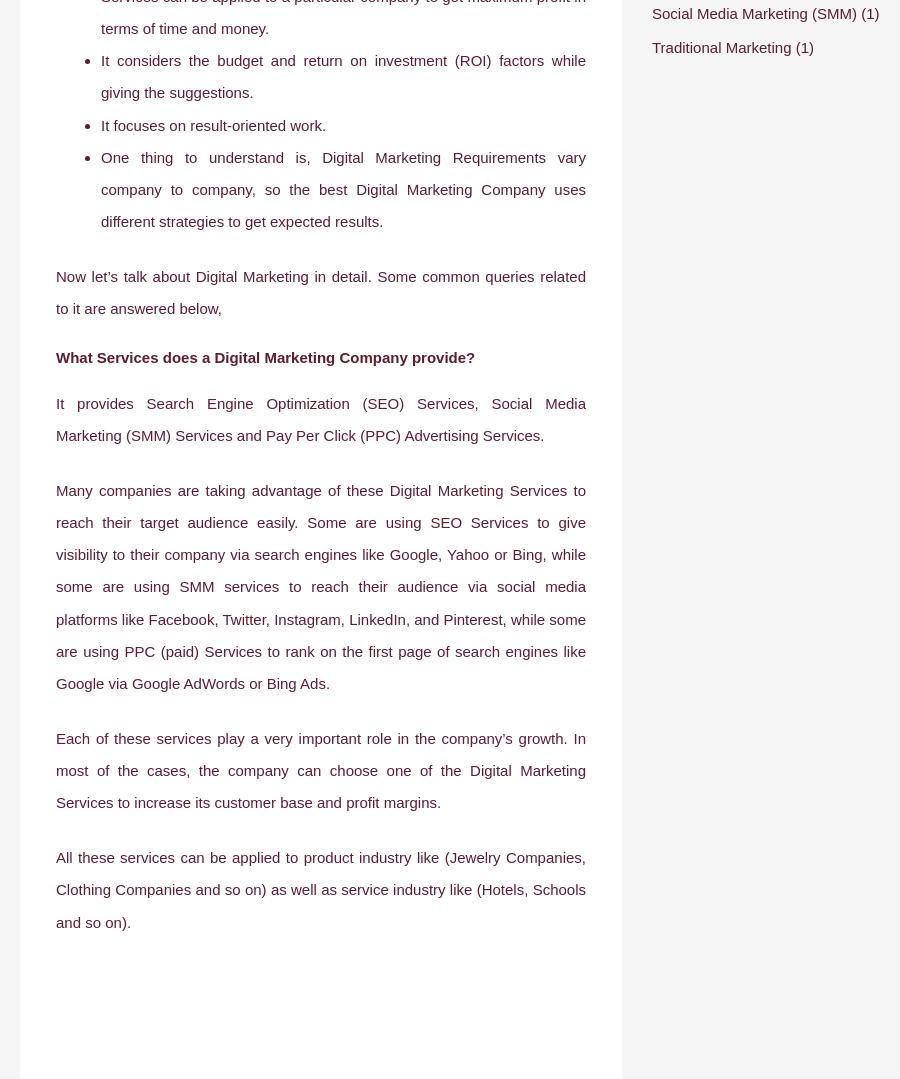 The width and height of the screenshot is (900, 1079). I want to click on 'Many companies are taking advantage of these Digital Marketing Services to reach their target audience easily. Some are using SEO Services to give visibility to their company via search engines like Google, Yahoo or Bing, while some are using SMM services to reach their audience via social media platforms like Facebook, Twitter, Instagram, LinkedIn, and Pinterest, while some are using PPC (paid) Services to rank on the first page of search engines like Google via Google AdWords or Bing Ads.', so click(320, 586).